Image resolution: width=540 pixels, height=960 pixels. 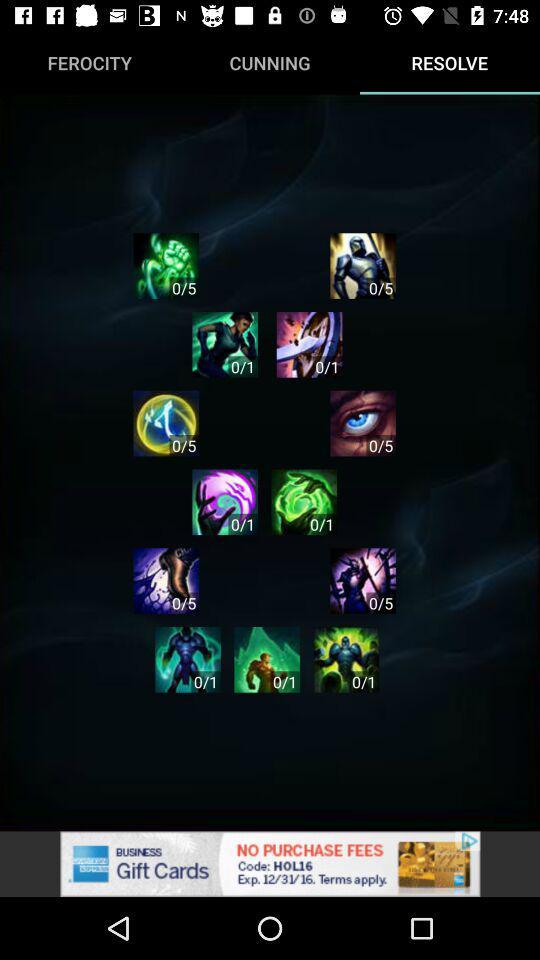 What do you see at coordinates (345, 658) in the screenshot?
I see `icon to page` at bounding box center [345, 658].